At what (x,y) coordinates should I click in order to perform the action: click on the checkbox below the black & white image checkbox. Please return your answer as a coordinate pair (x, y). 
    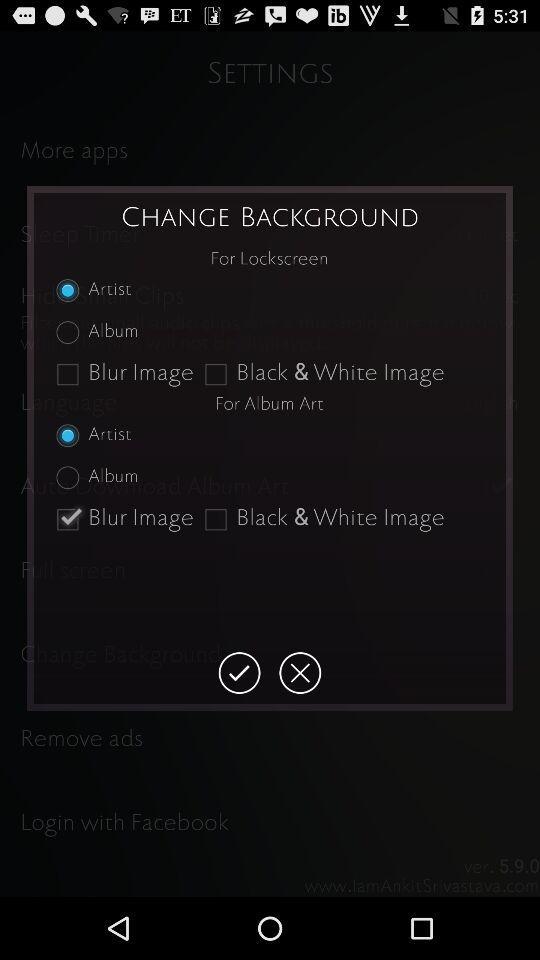
    Looking at the image, I should click on (239, 673).